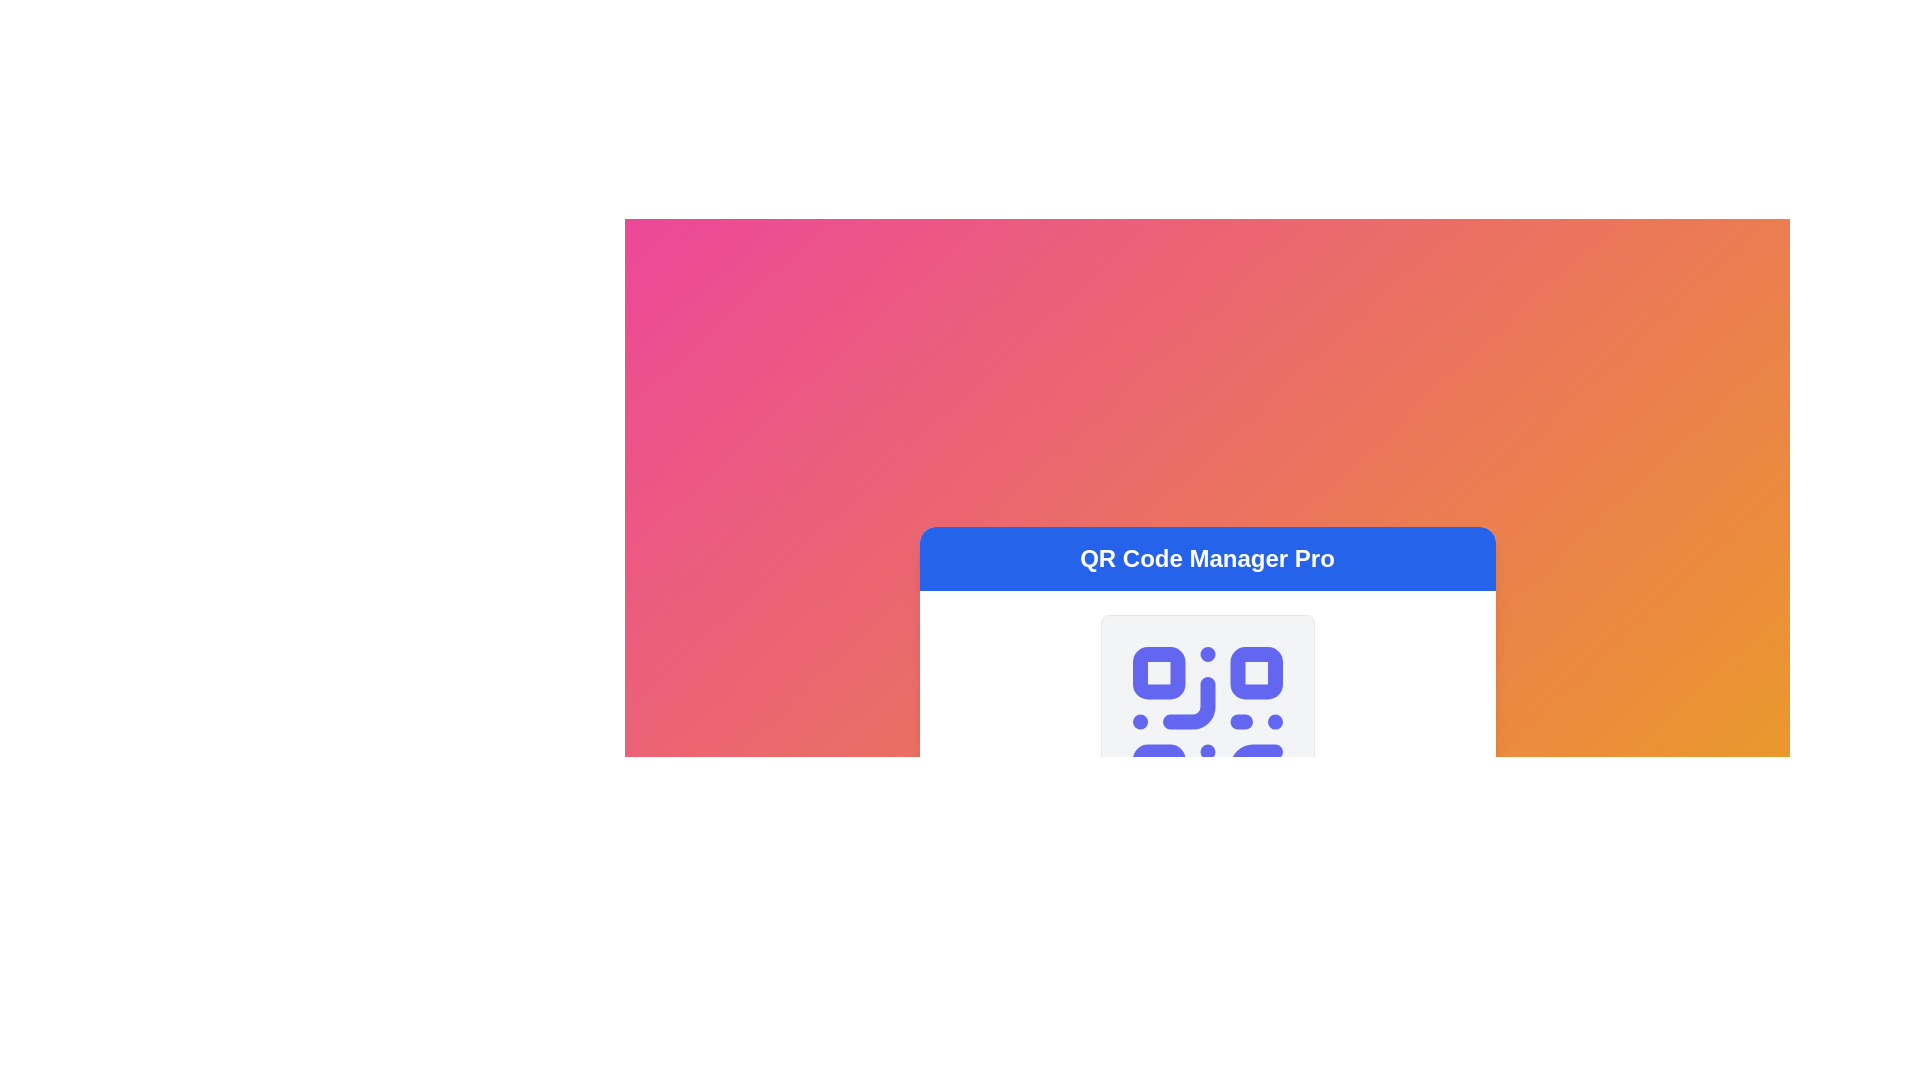 This screenshot has width=1920, height=1080. What do you see at coordinates (1158, 672) in the screenshot?
I see `the top-left corner square of the QR code representation in the SVG structure` at bounding box center [1158, 672].